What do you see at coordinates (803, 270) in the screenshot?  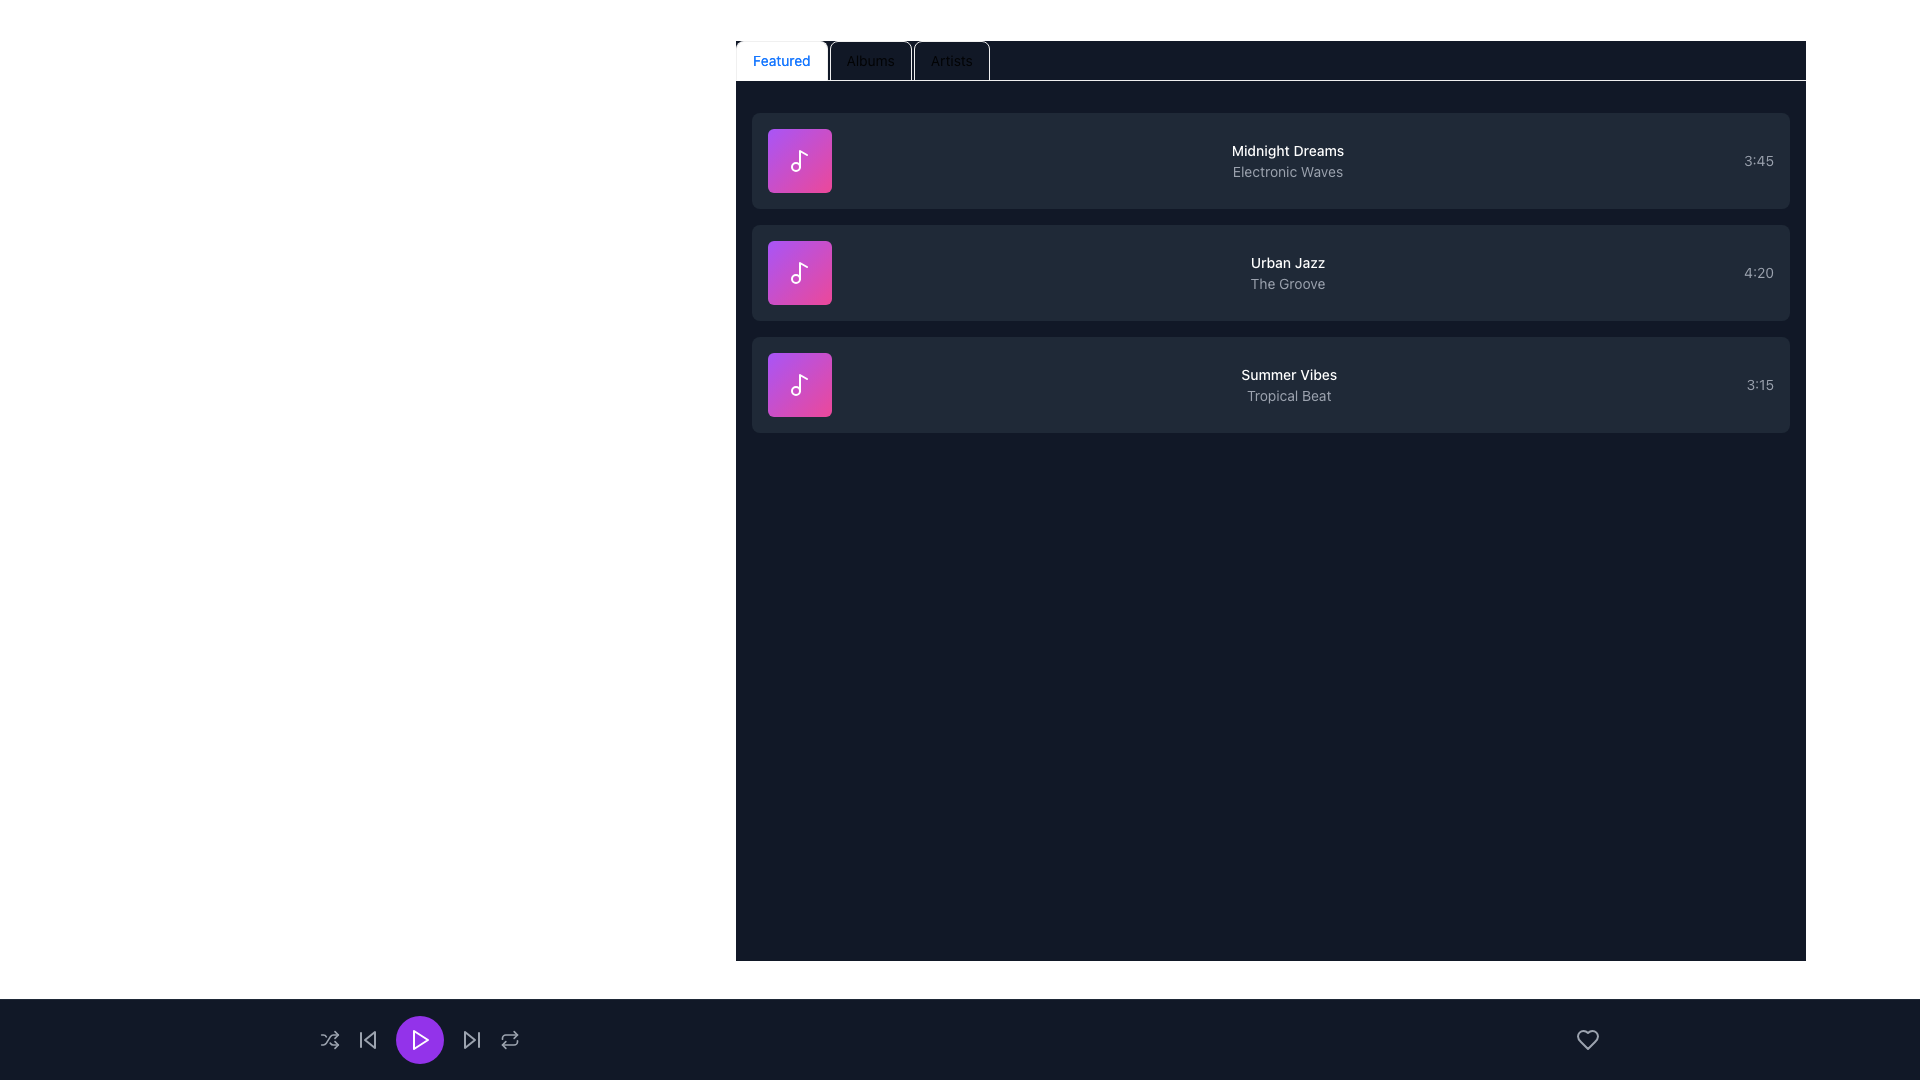 I see `the decorative graphic element resembling a note symbol, which is part of the icon adjacent to the 'Urban Jazz' entry in the music list` at bounding box center [803, 270].